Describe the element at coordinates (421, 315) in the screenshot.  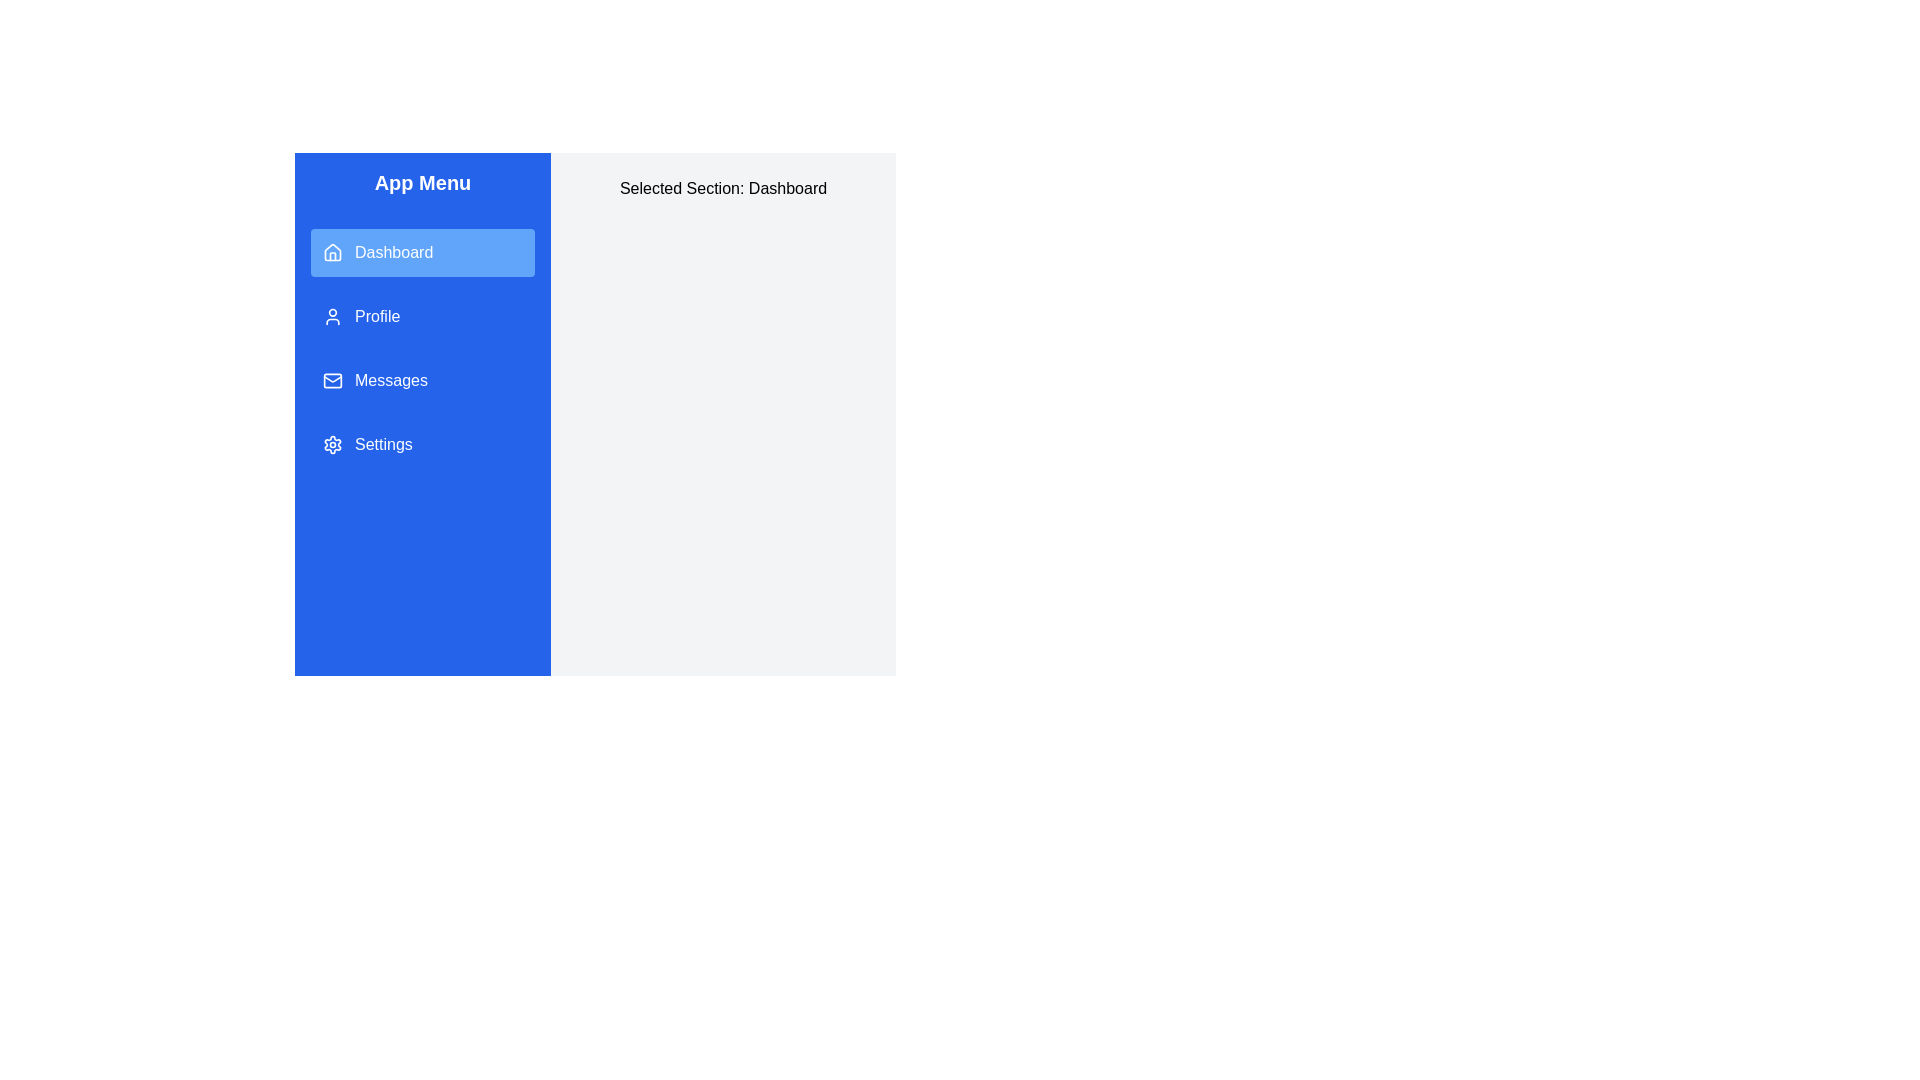
I see `the menu item Profile` at that location.